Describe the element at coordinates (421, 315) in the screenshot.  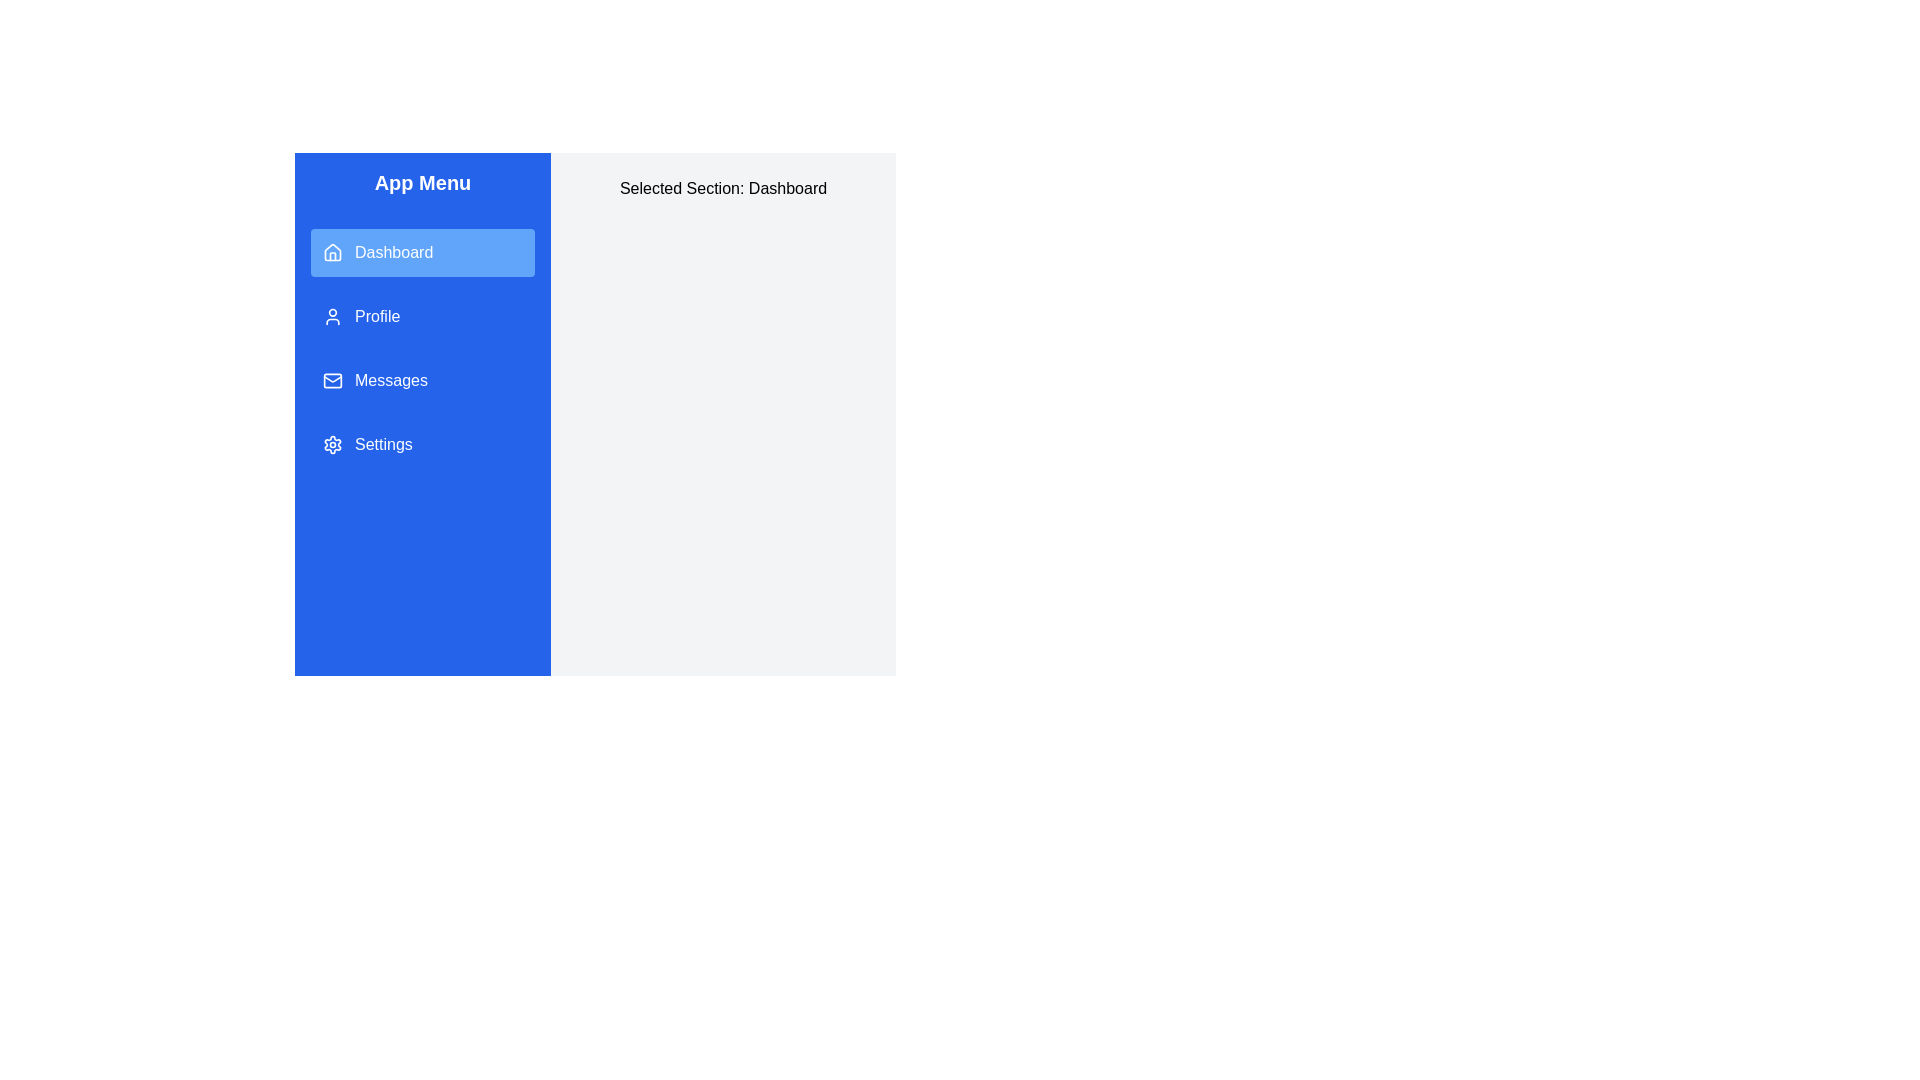
I see `the menu item Profile` at that location.